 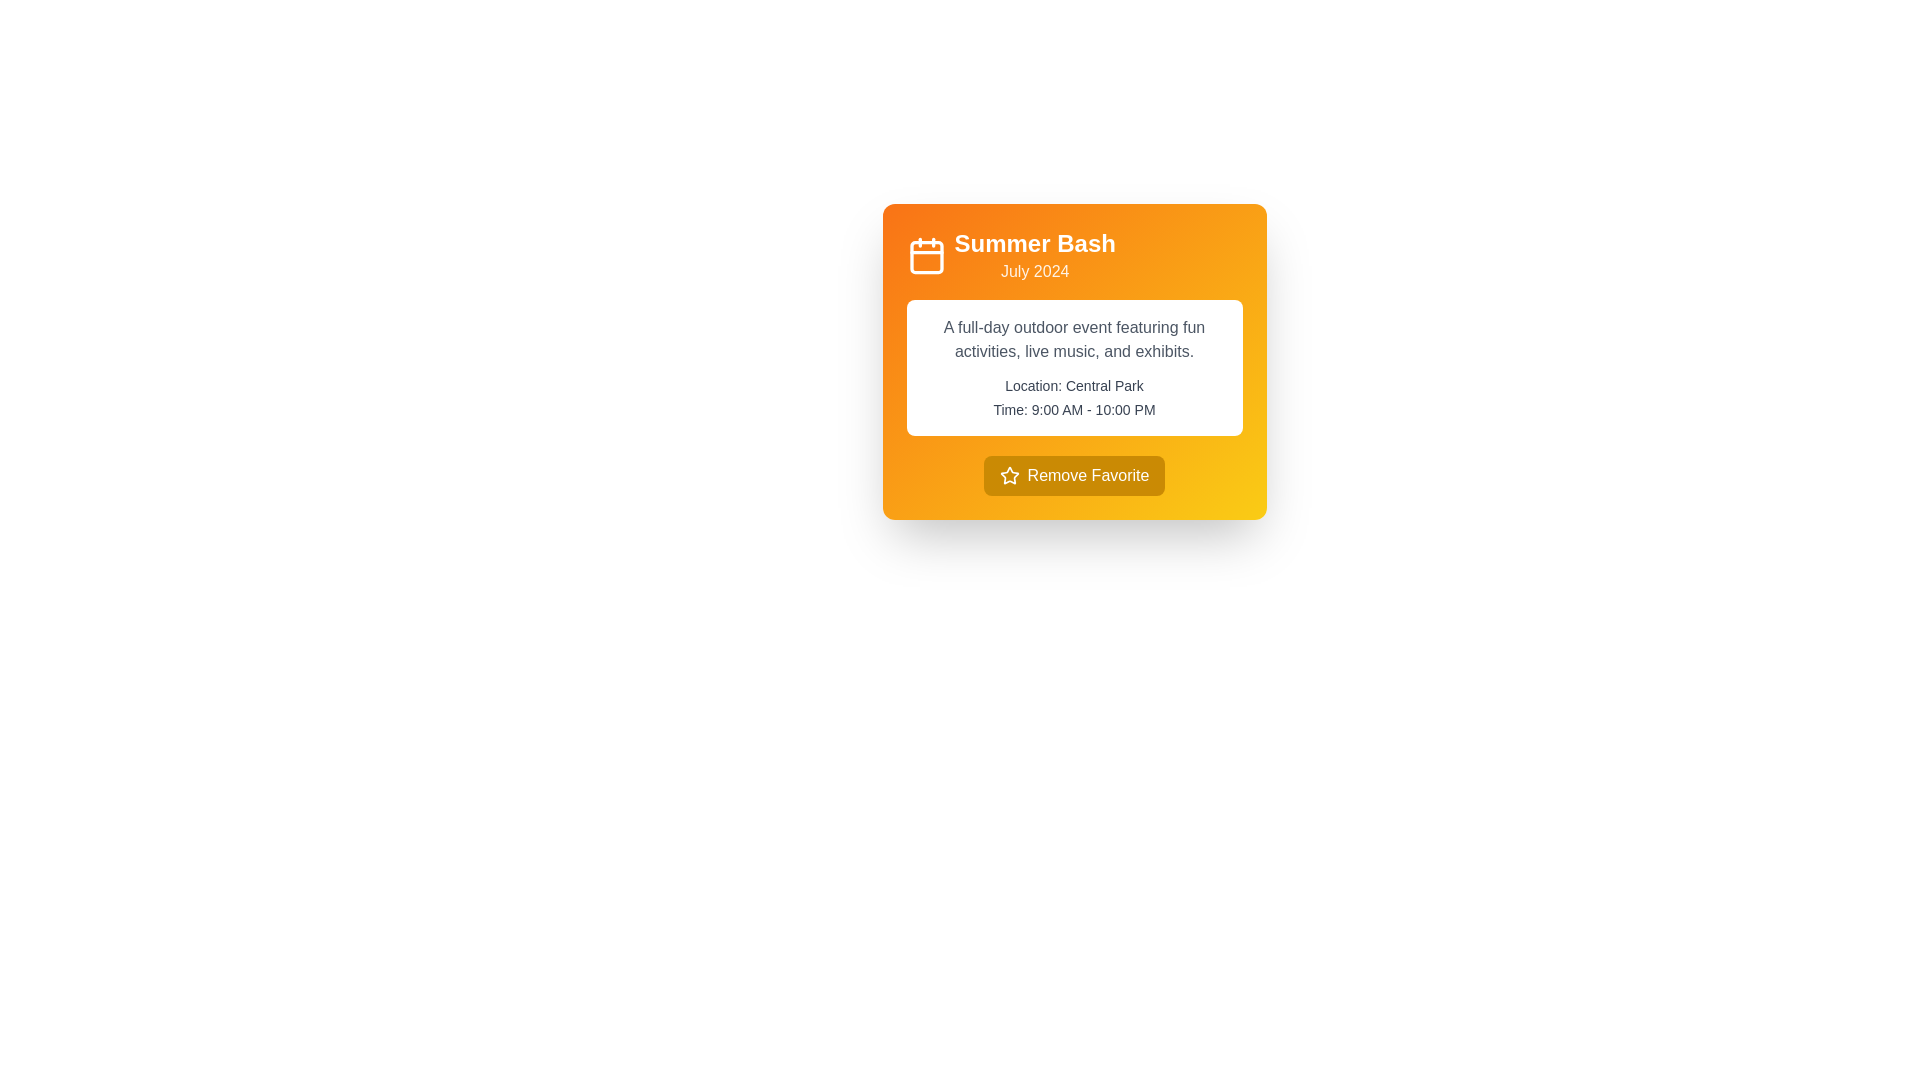 What do you see at coordinates (1073, 397) in the screenshot?
I see `the static text block displaying location and time information, which contains 'Location: Central Park' and 'Time: 9:00 AM - 10:00 PM', located in the lower half of a white panel inside a yellow-orange gradient card` at bounding box center [1073, 397].